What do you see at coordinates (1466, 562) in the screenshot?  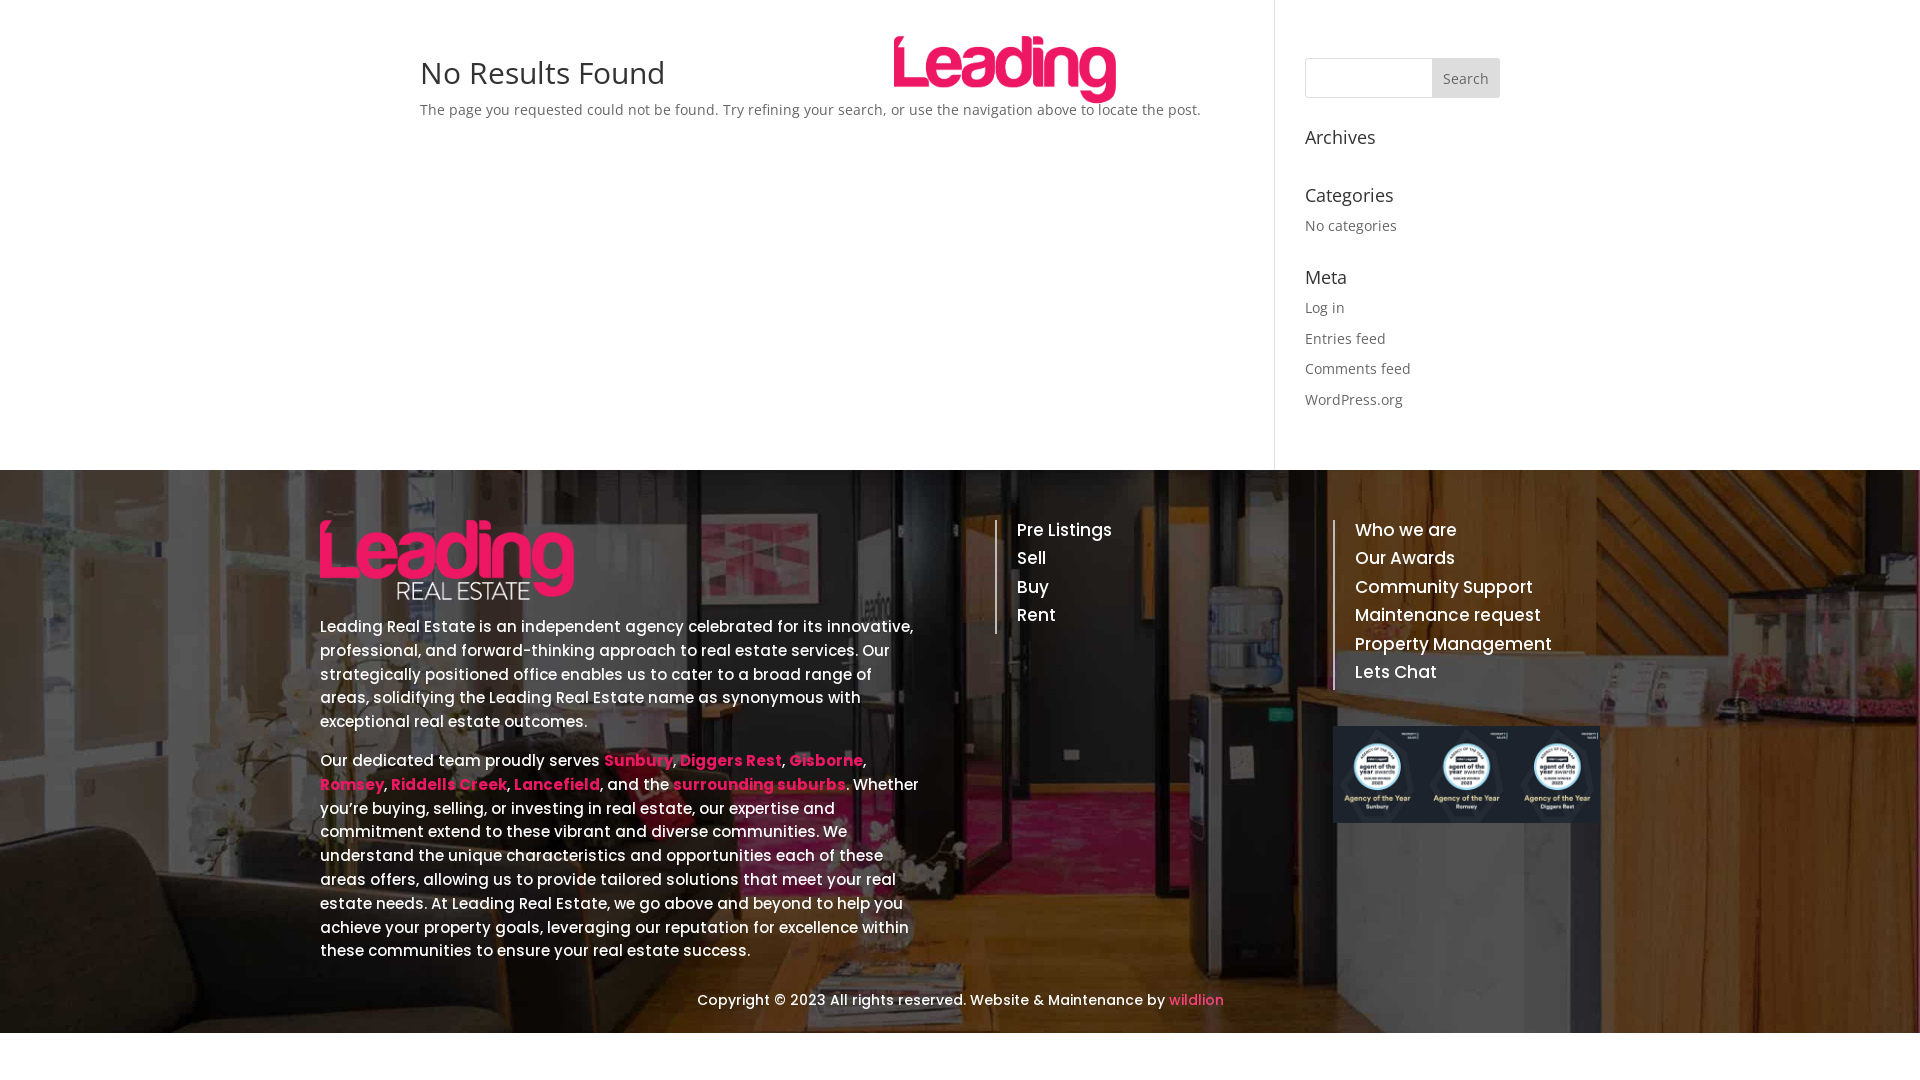 I see `'Our Awards'` at bounding box center [1466, 562].